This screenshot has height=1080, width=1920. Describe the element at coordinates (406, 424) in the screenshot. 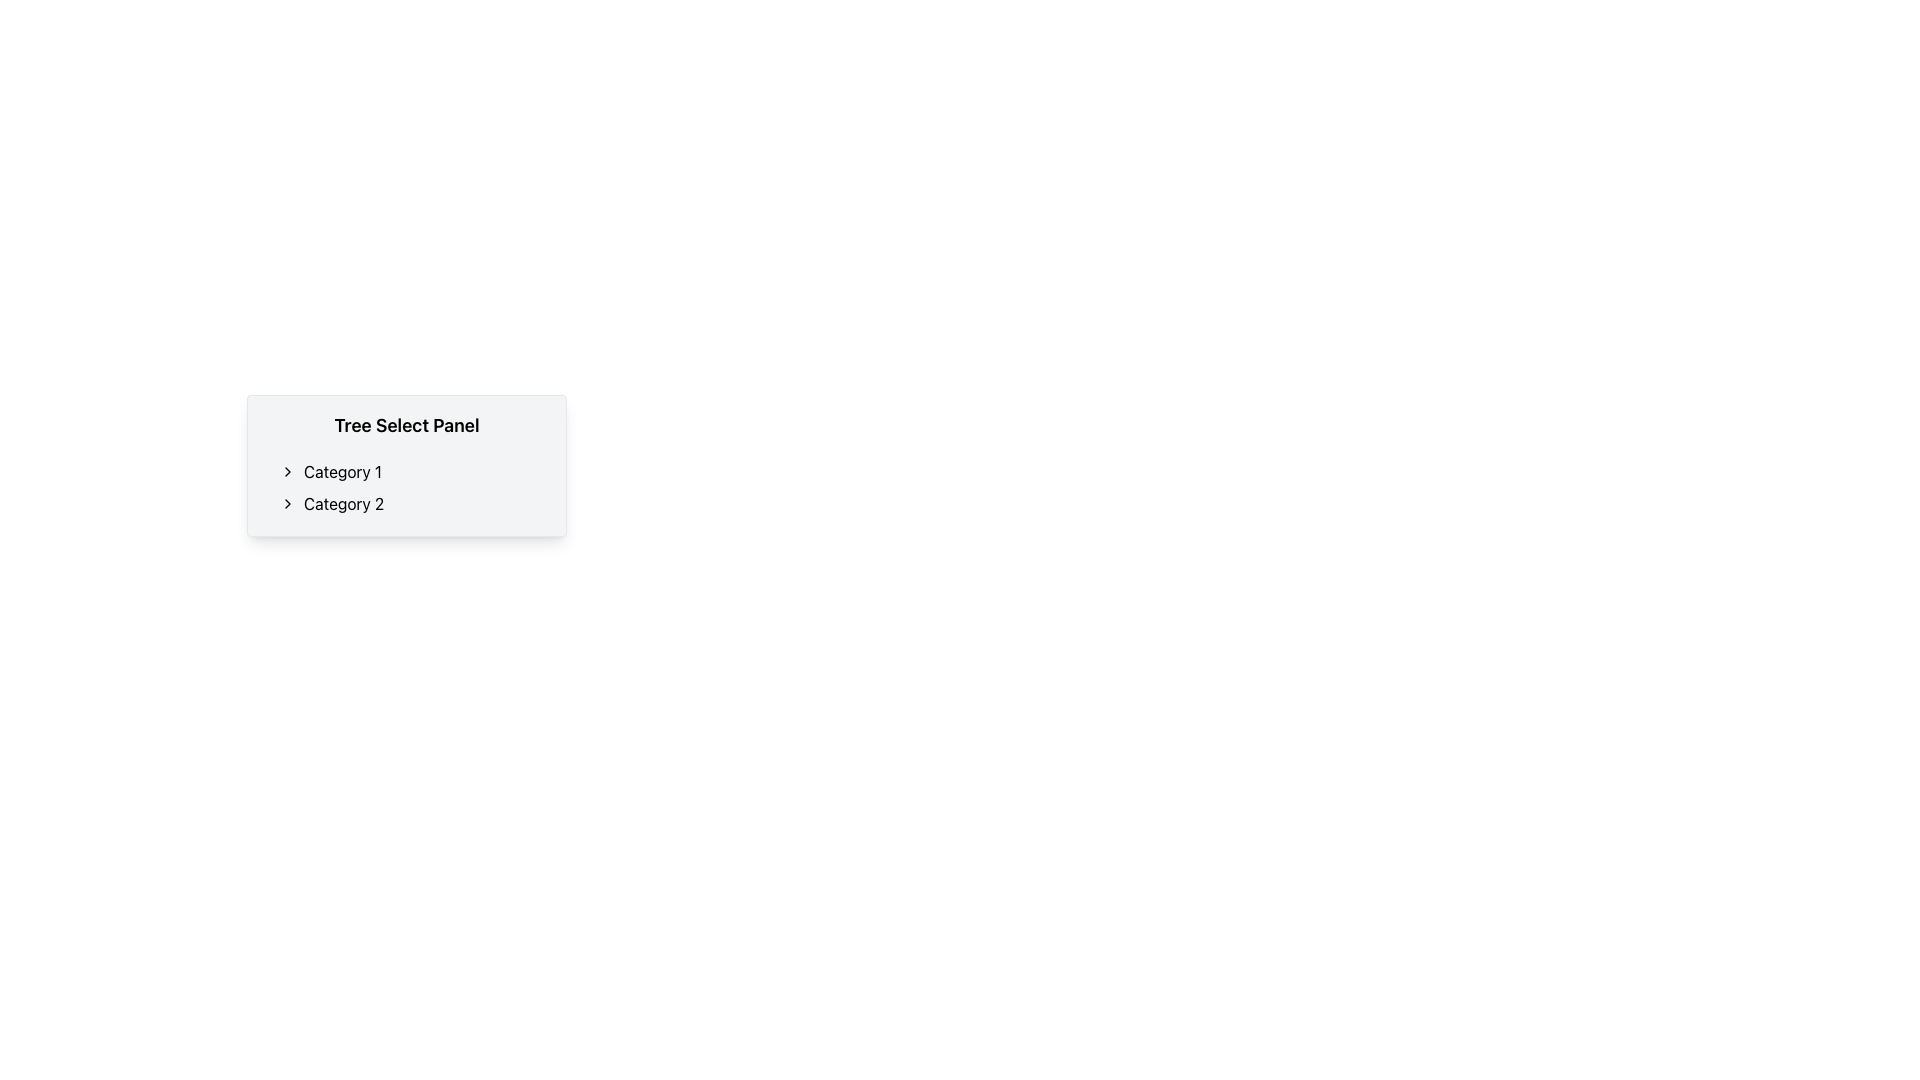

I see `the bold black title text 'Tree Select Panel' that is located within a card-like panel with a light gray background` at that location.